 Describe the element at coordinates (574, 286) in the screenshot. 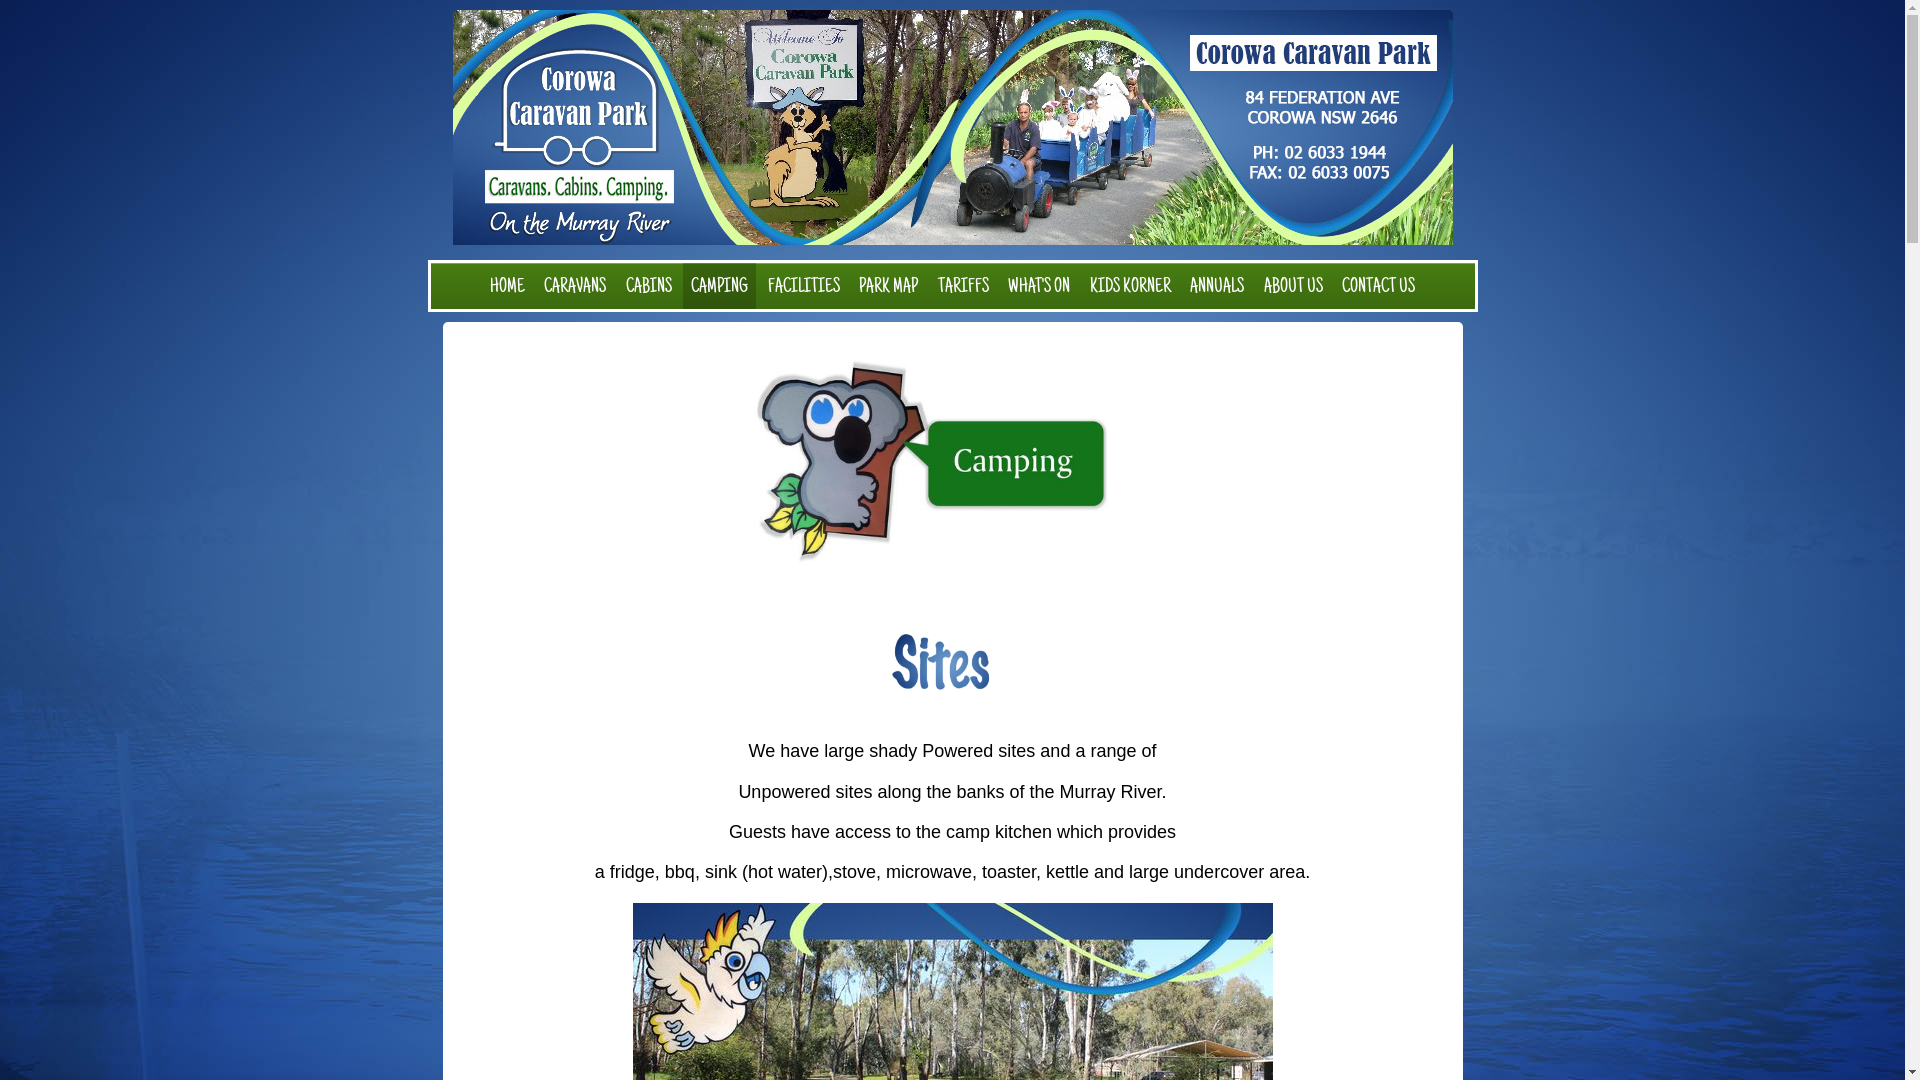

I see `'CARAVANS'` at that location.